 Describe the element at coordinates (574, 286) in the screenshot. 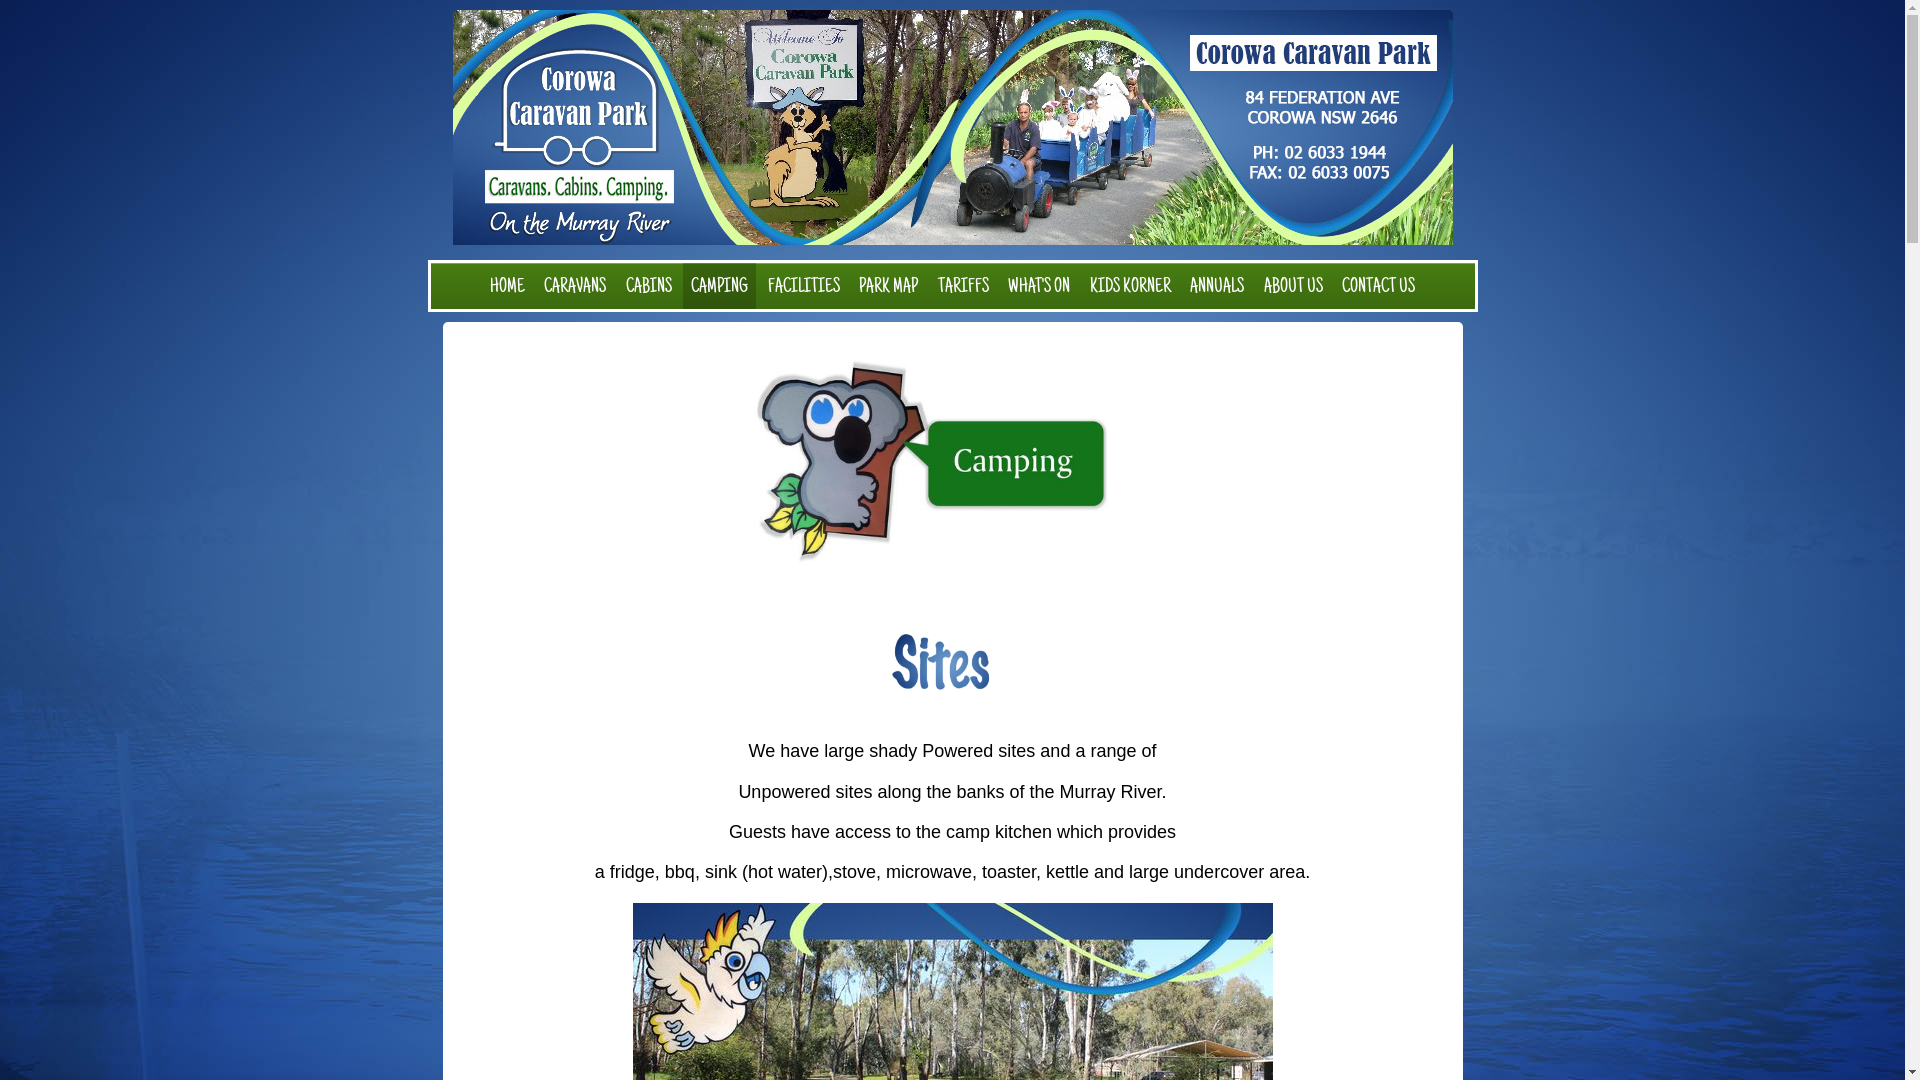

I see `'CARAVANS'` at that location.